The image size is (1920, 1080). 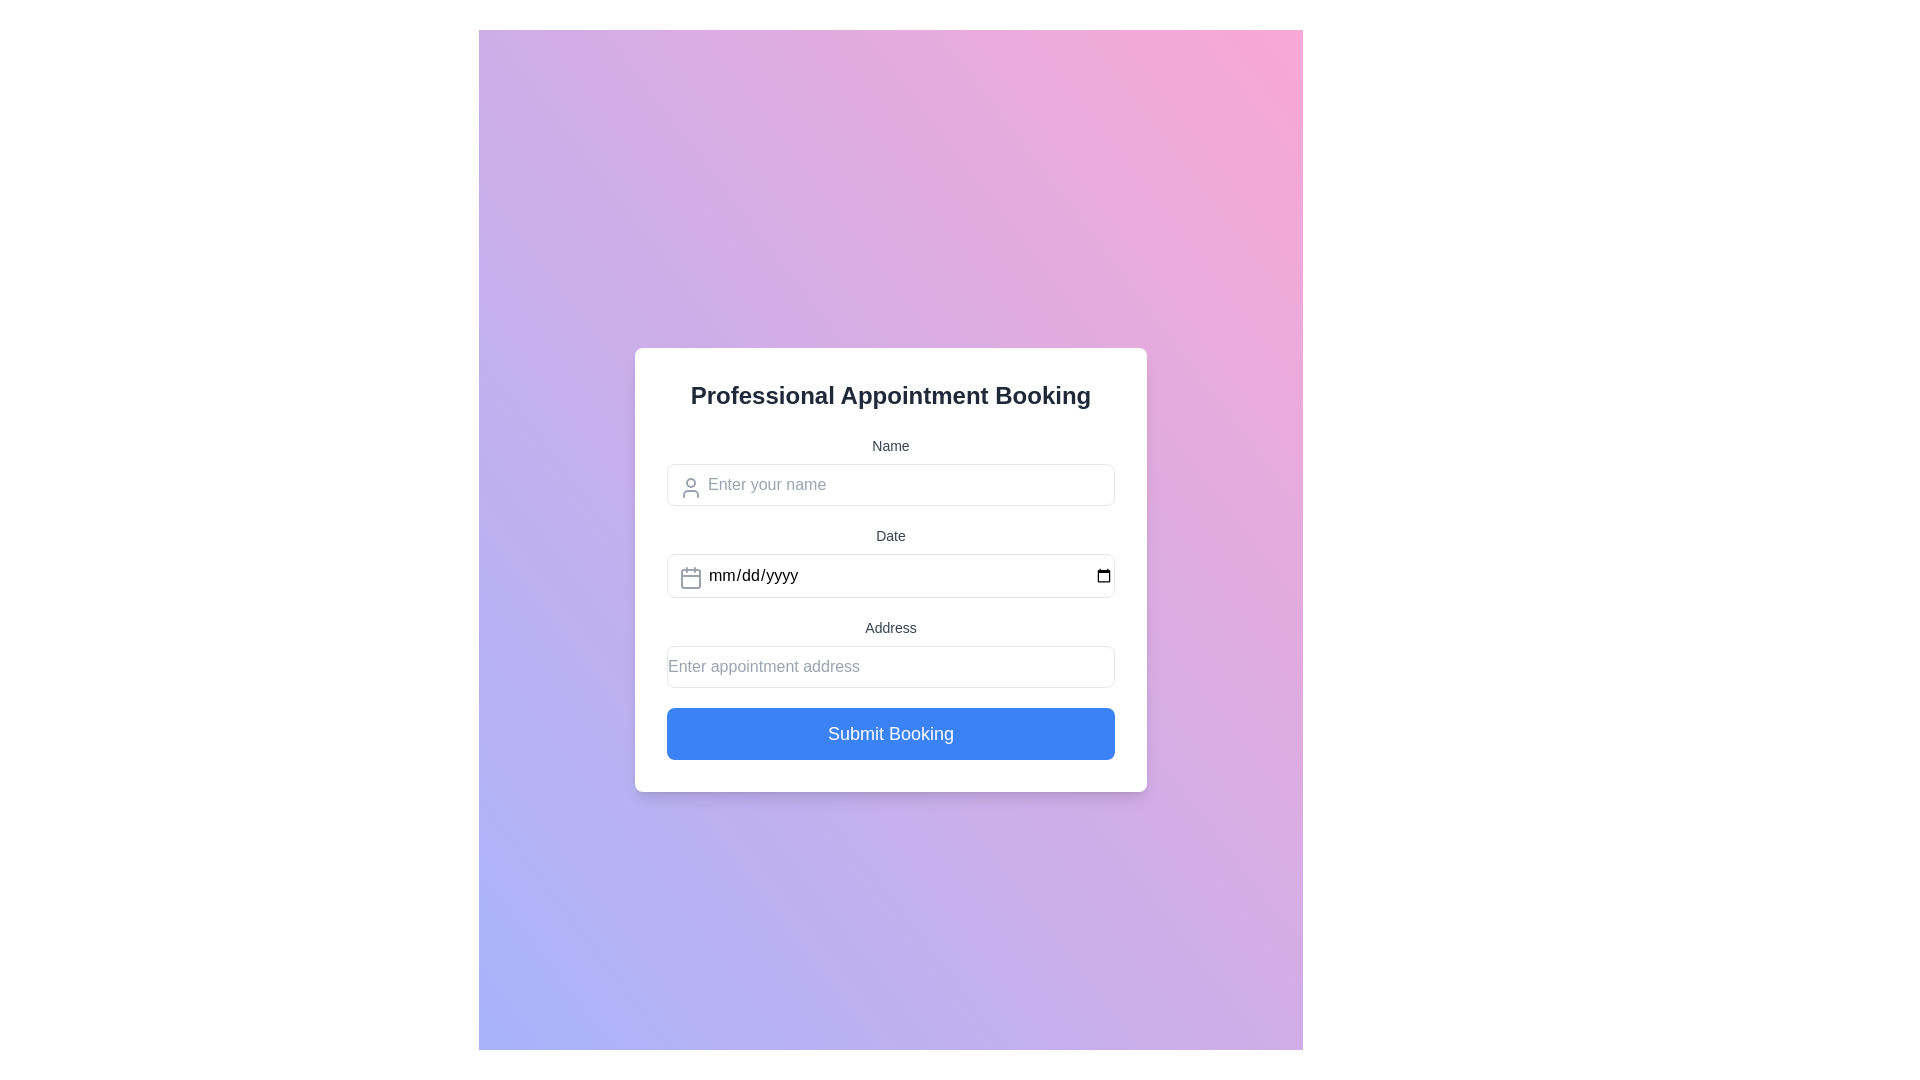 I want to click on the date selection input field, so click(x=890, y=562).